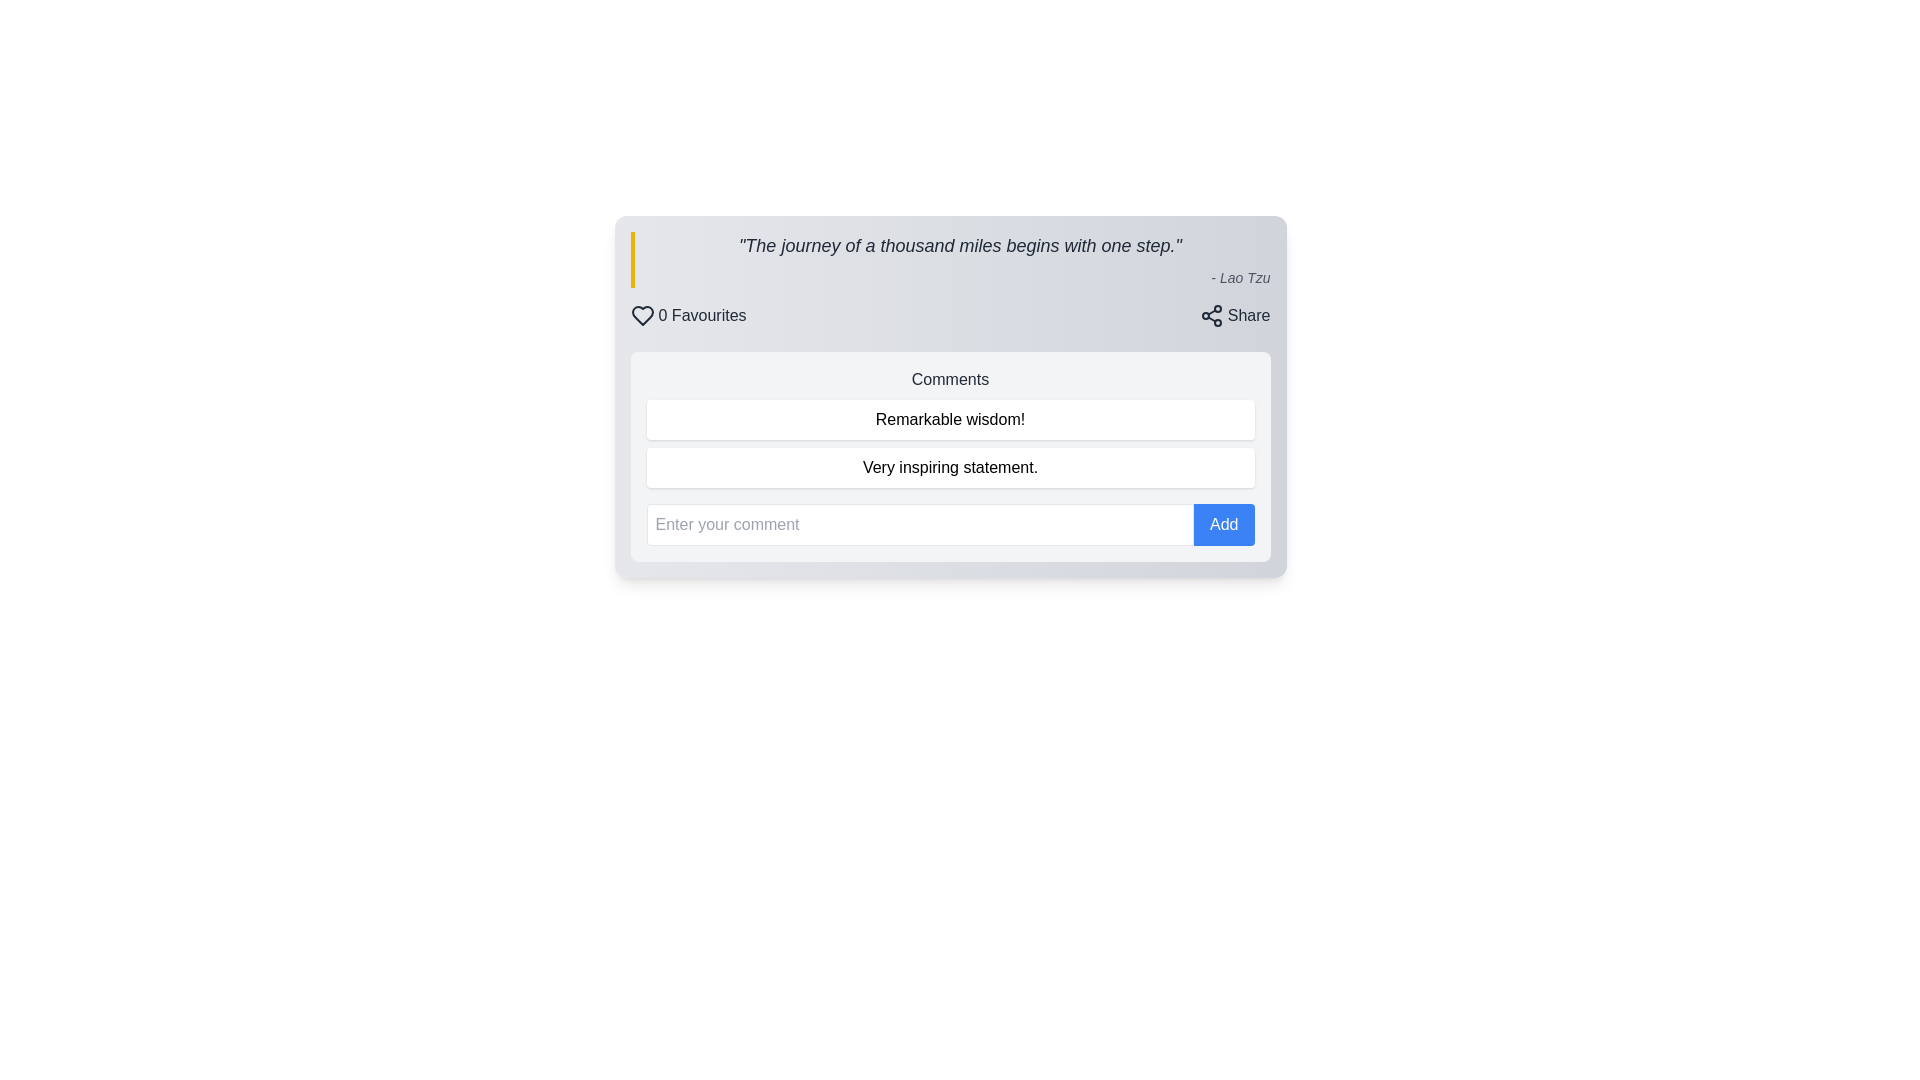 This screenshot has height=1080, width=1920. I want to click on the favorite Icon button located in the upper-left corner of the card-like structure, so click(642, 315).